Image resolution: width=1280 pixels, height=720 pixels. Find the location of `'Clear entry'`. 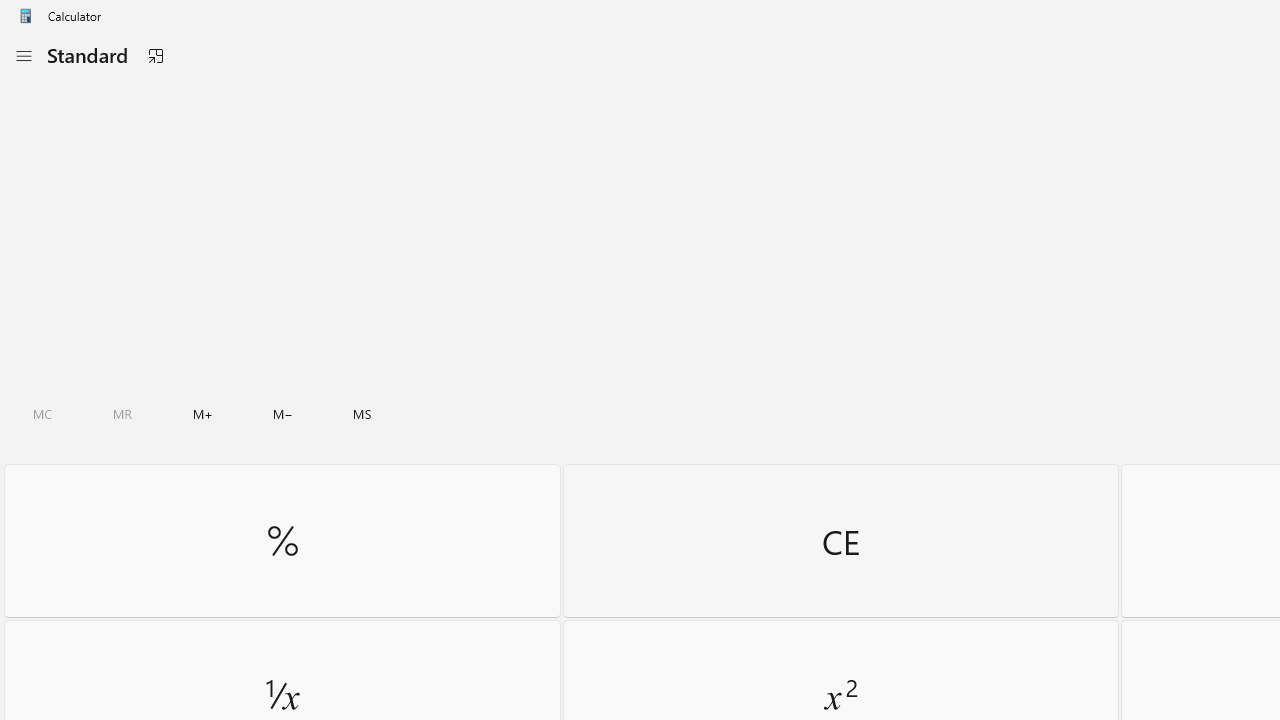

'Clear entry' is located at coordinates (840, 540).